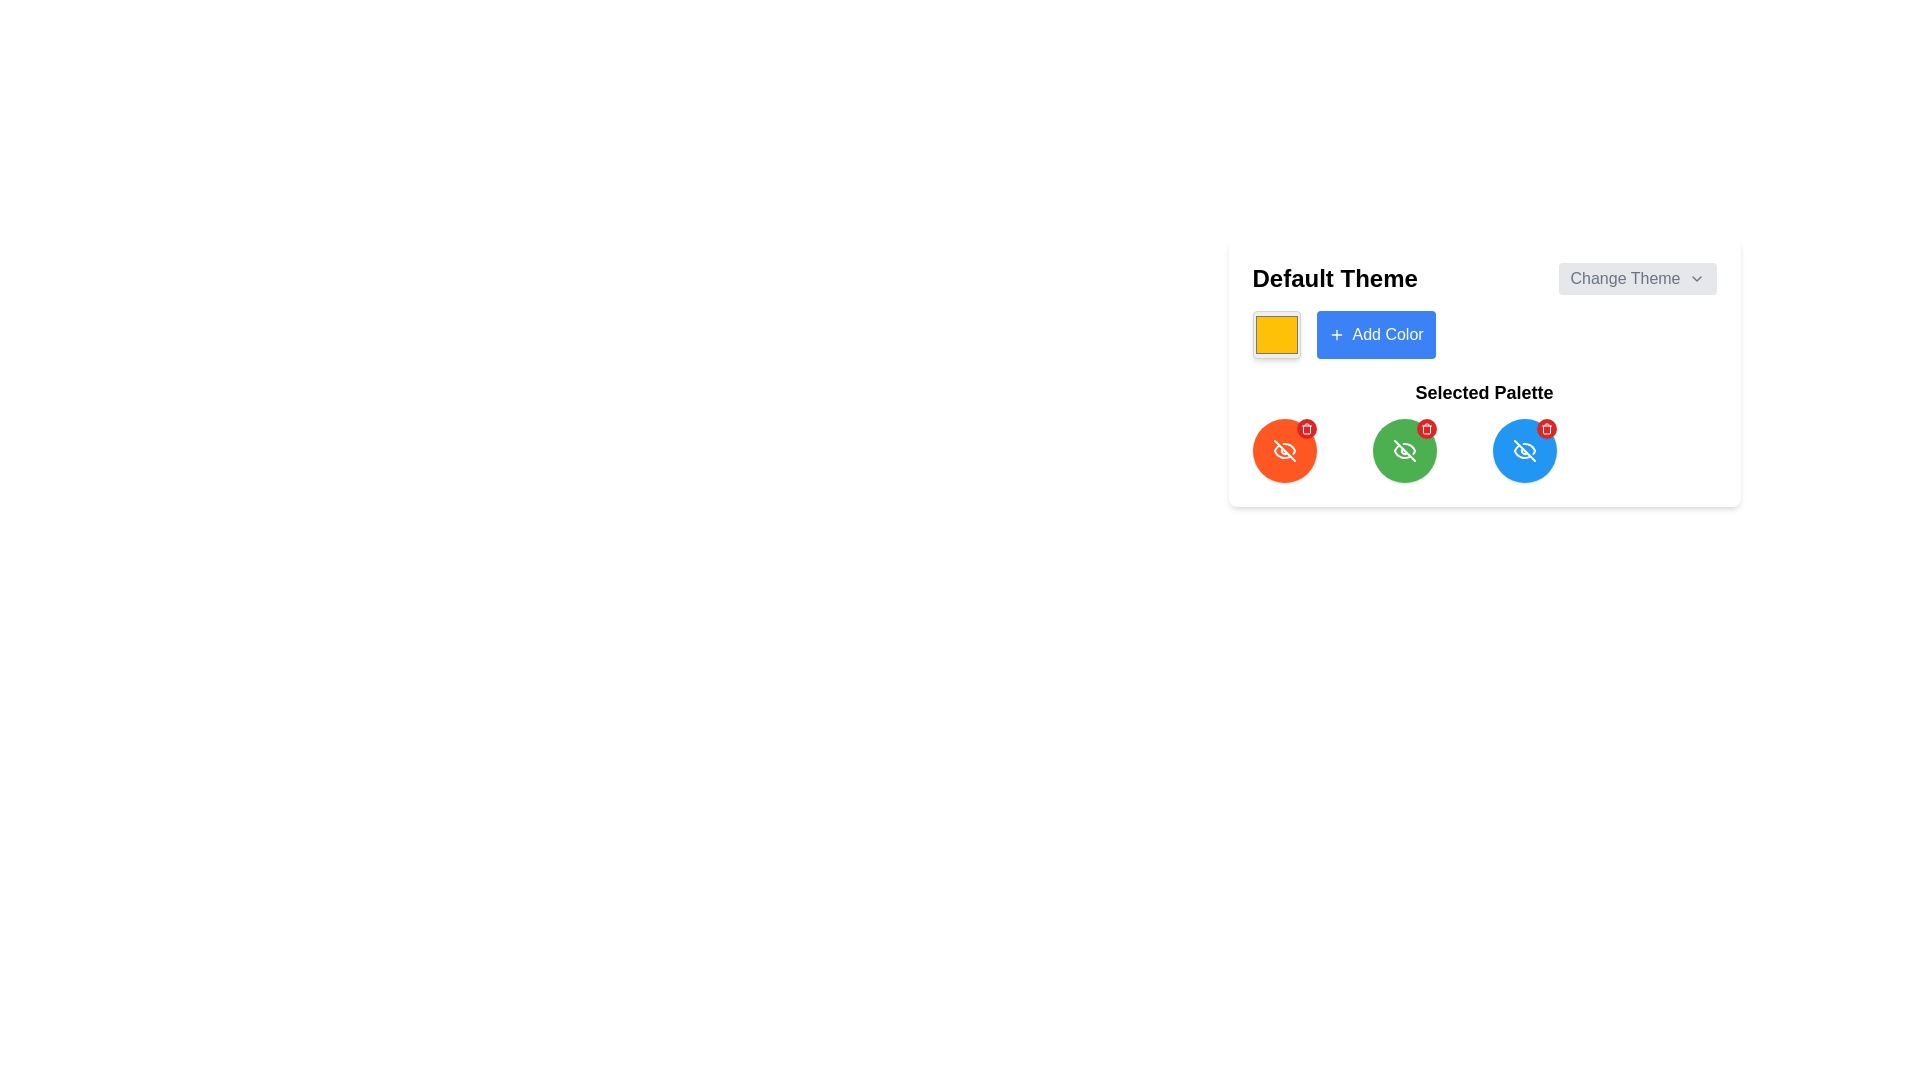 Image resolution: width=1920 pixels, height=1080 pixels. I want to click on the square color picker element with a yellow fill and a gray border, so click(1275, 334).